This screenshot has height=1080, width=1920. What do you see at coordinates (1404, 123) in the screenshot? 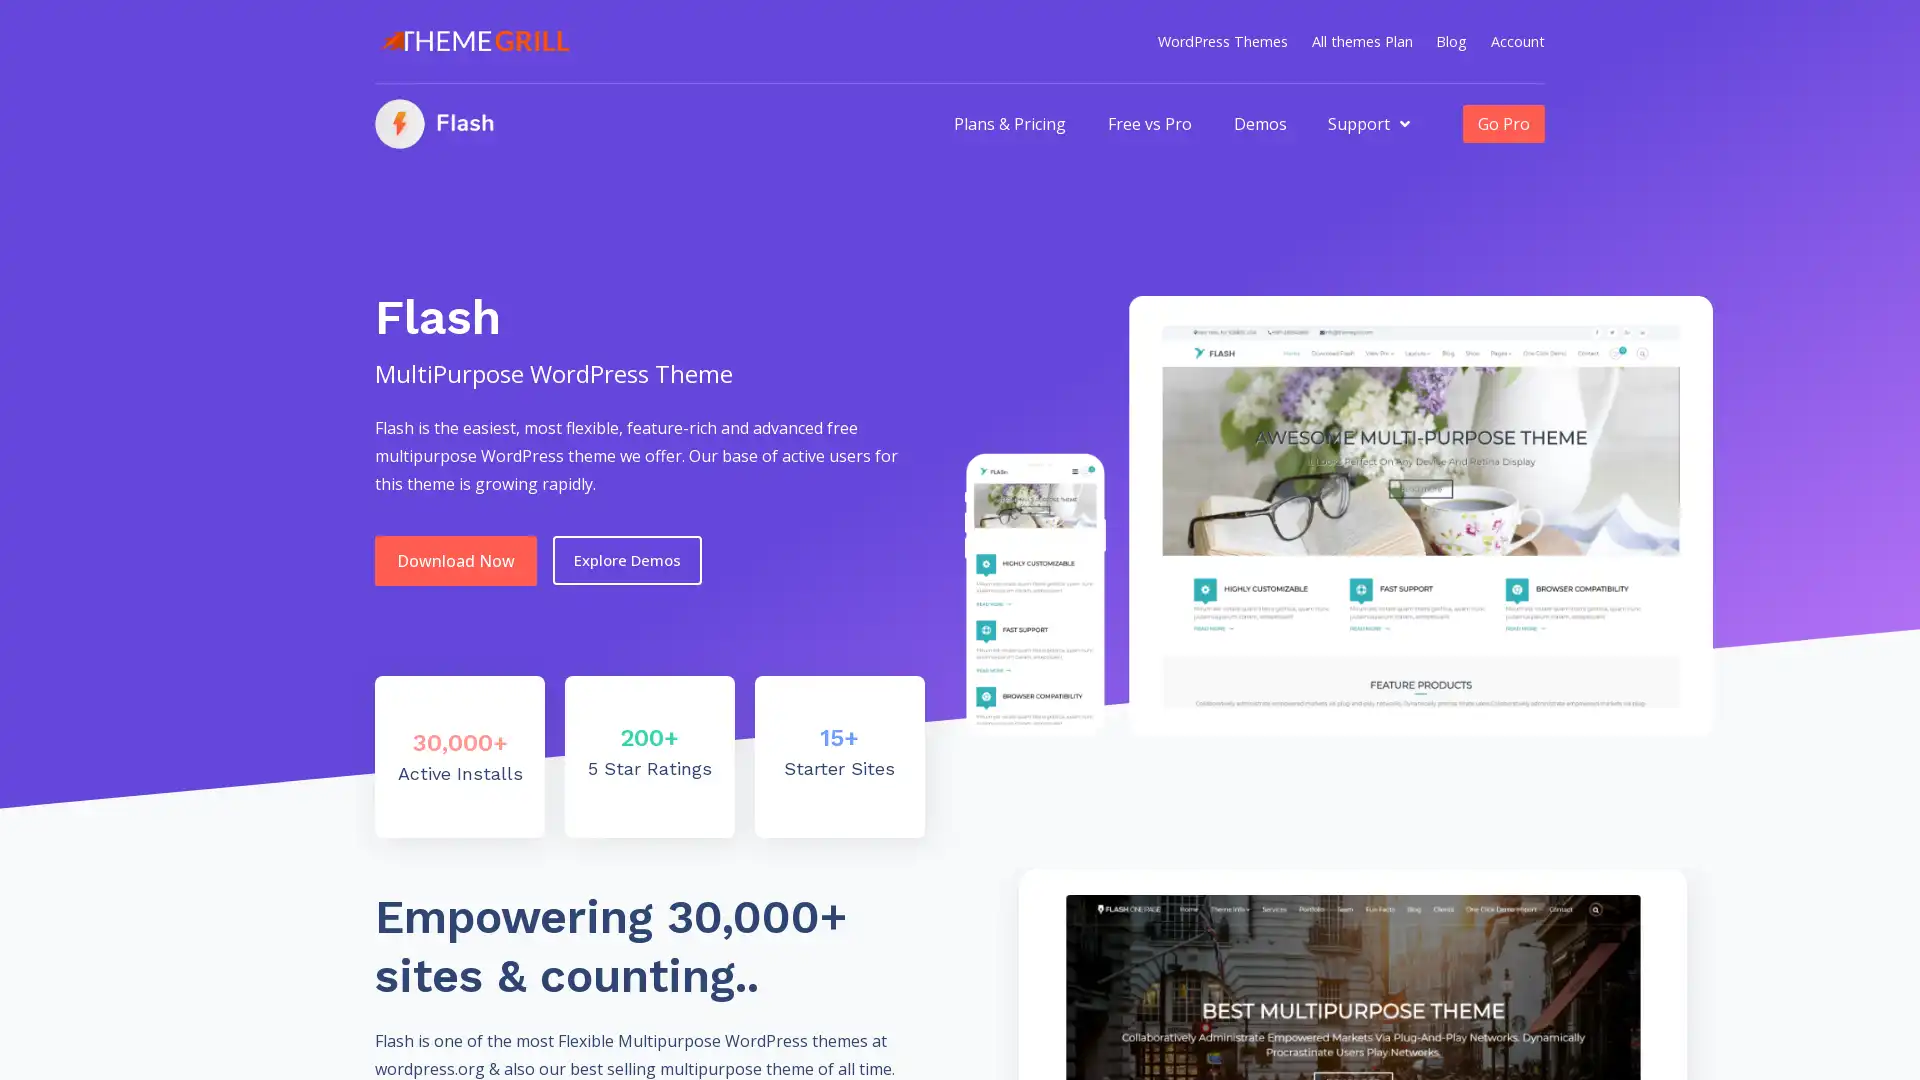
I see `Show submenu of Support` at bounding box center [1404, 123].